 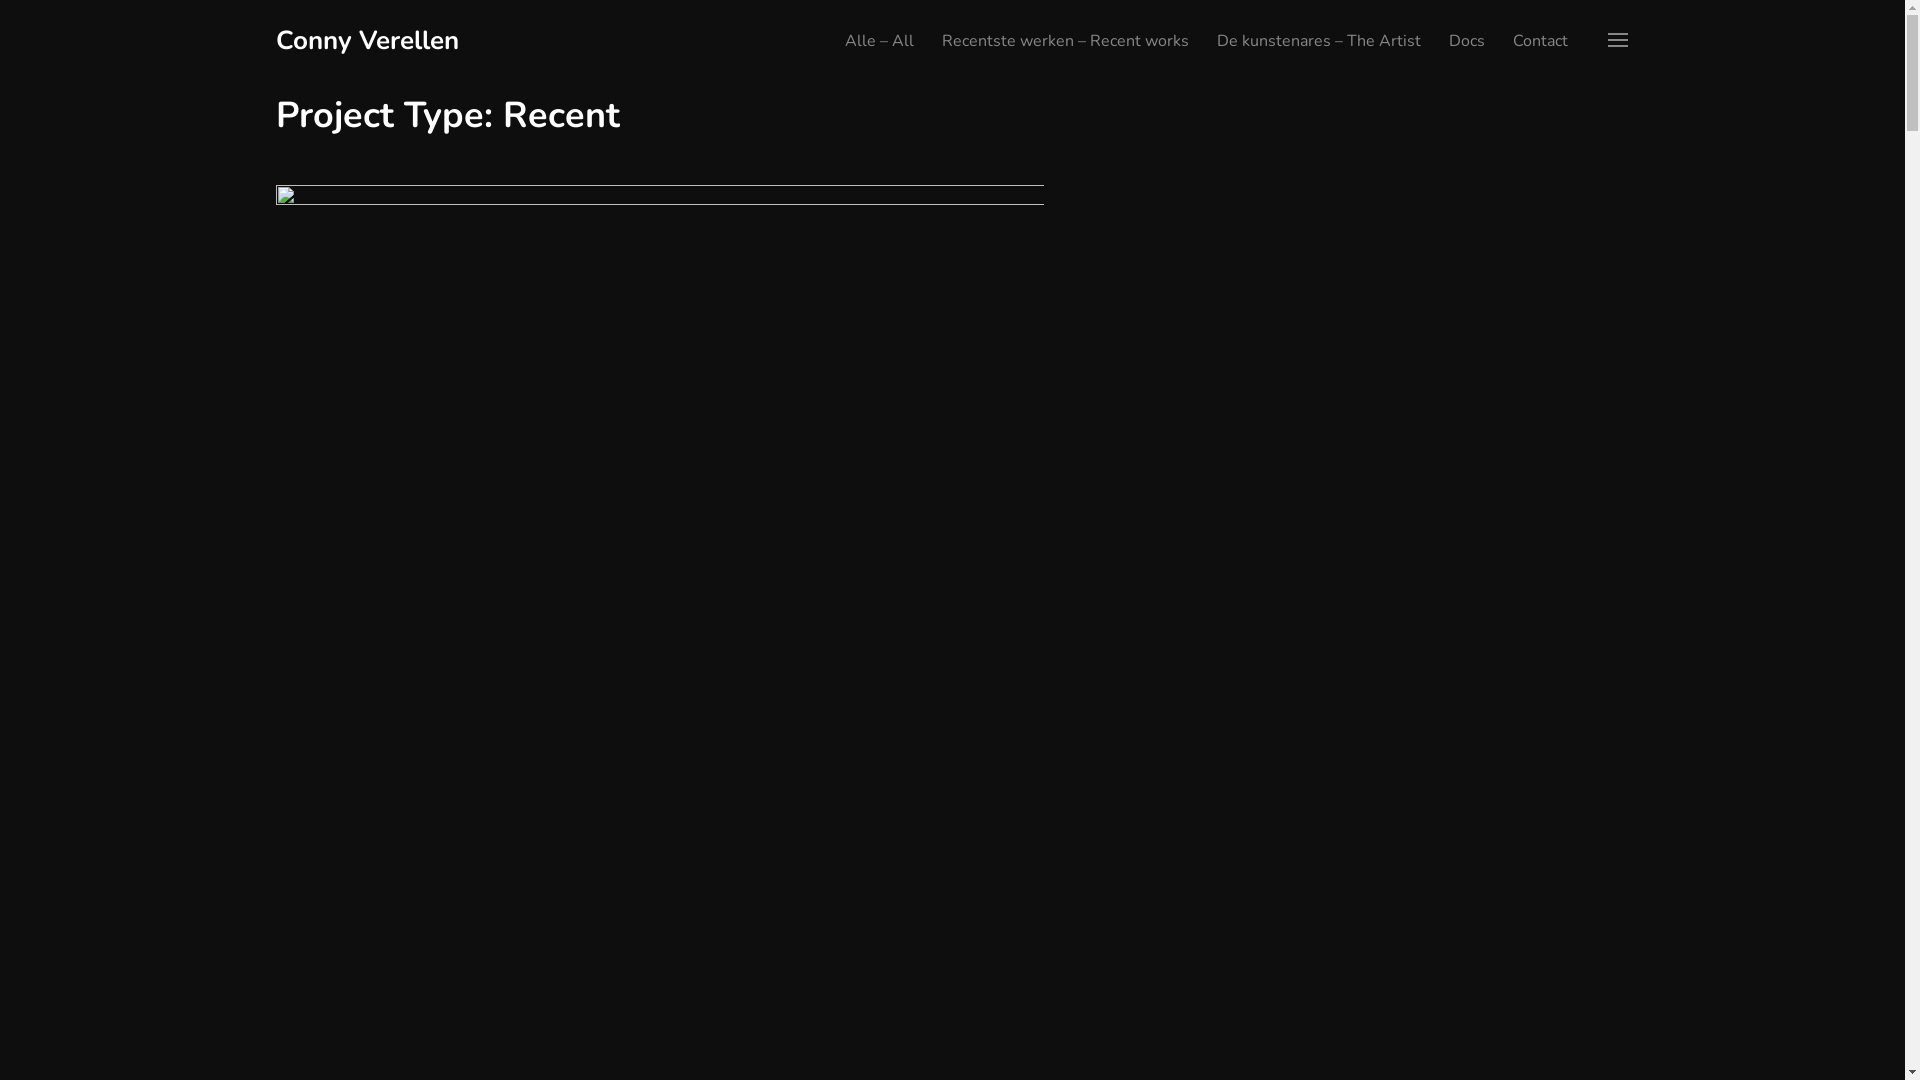 What do you see at coordinates (367, 40) in the screenshot?
I see `'Conny Verellen'` at bounding box center [367, 40].